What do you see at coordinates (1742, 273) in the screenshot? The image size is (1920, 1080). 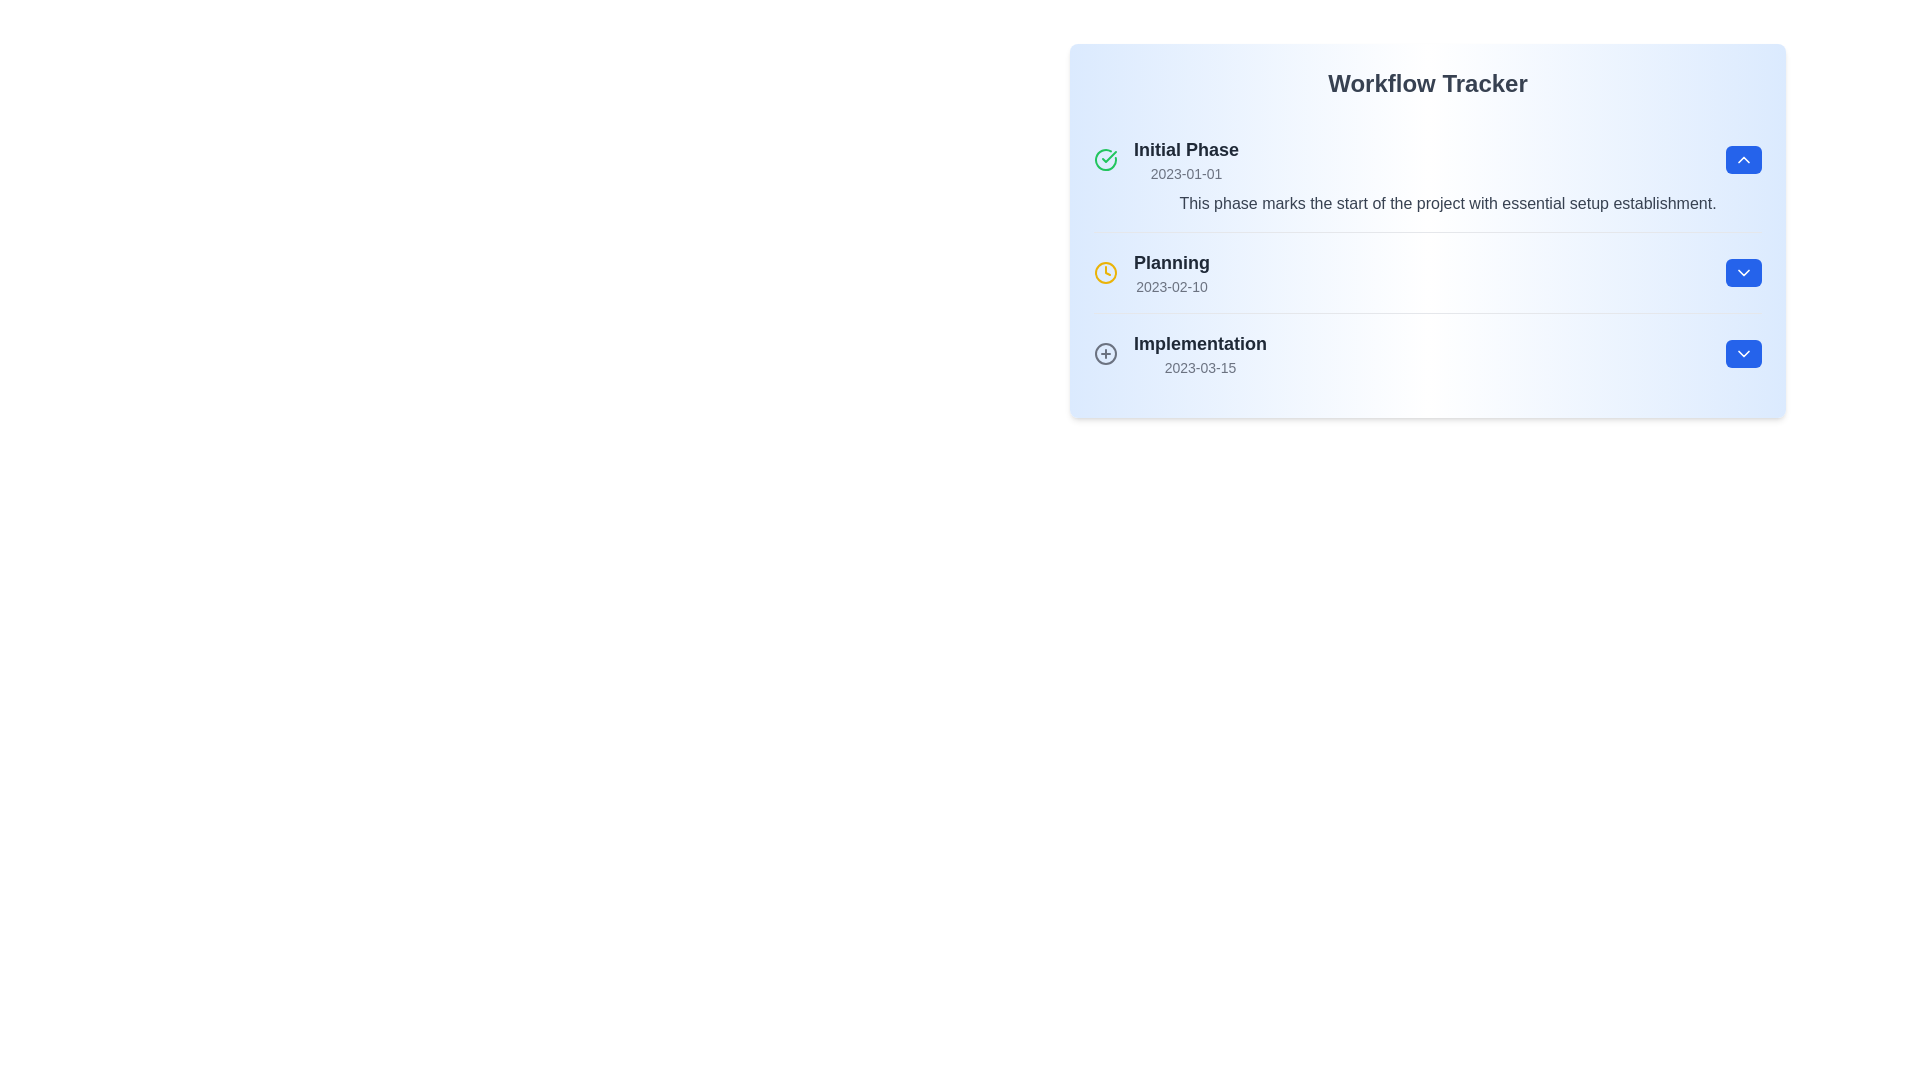 I see `the downward-facing chevron icon with a stroke outline, located inside a button next to the 'Planning' label in the 'Workflow Tracker' section` at bounding box center [1742, 273].